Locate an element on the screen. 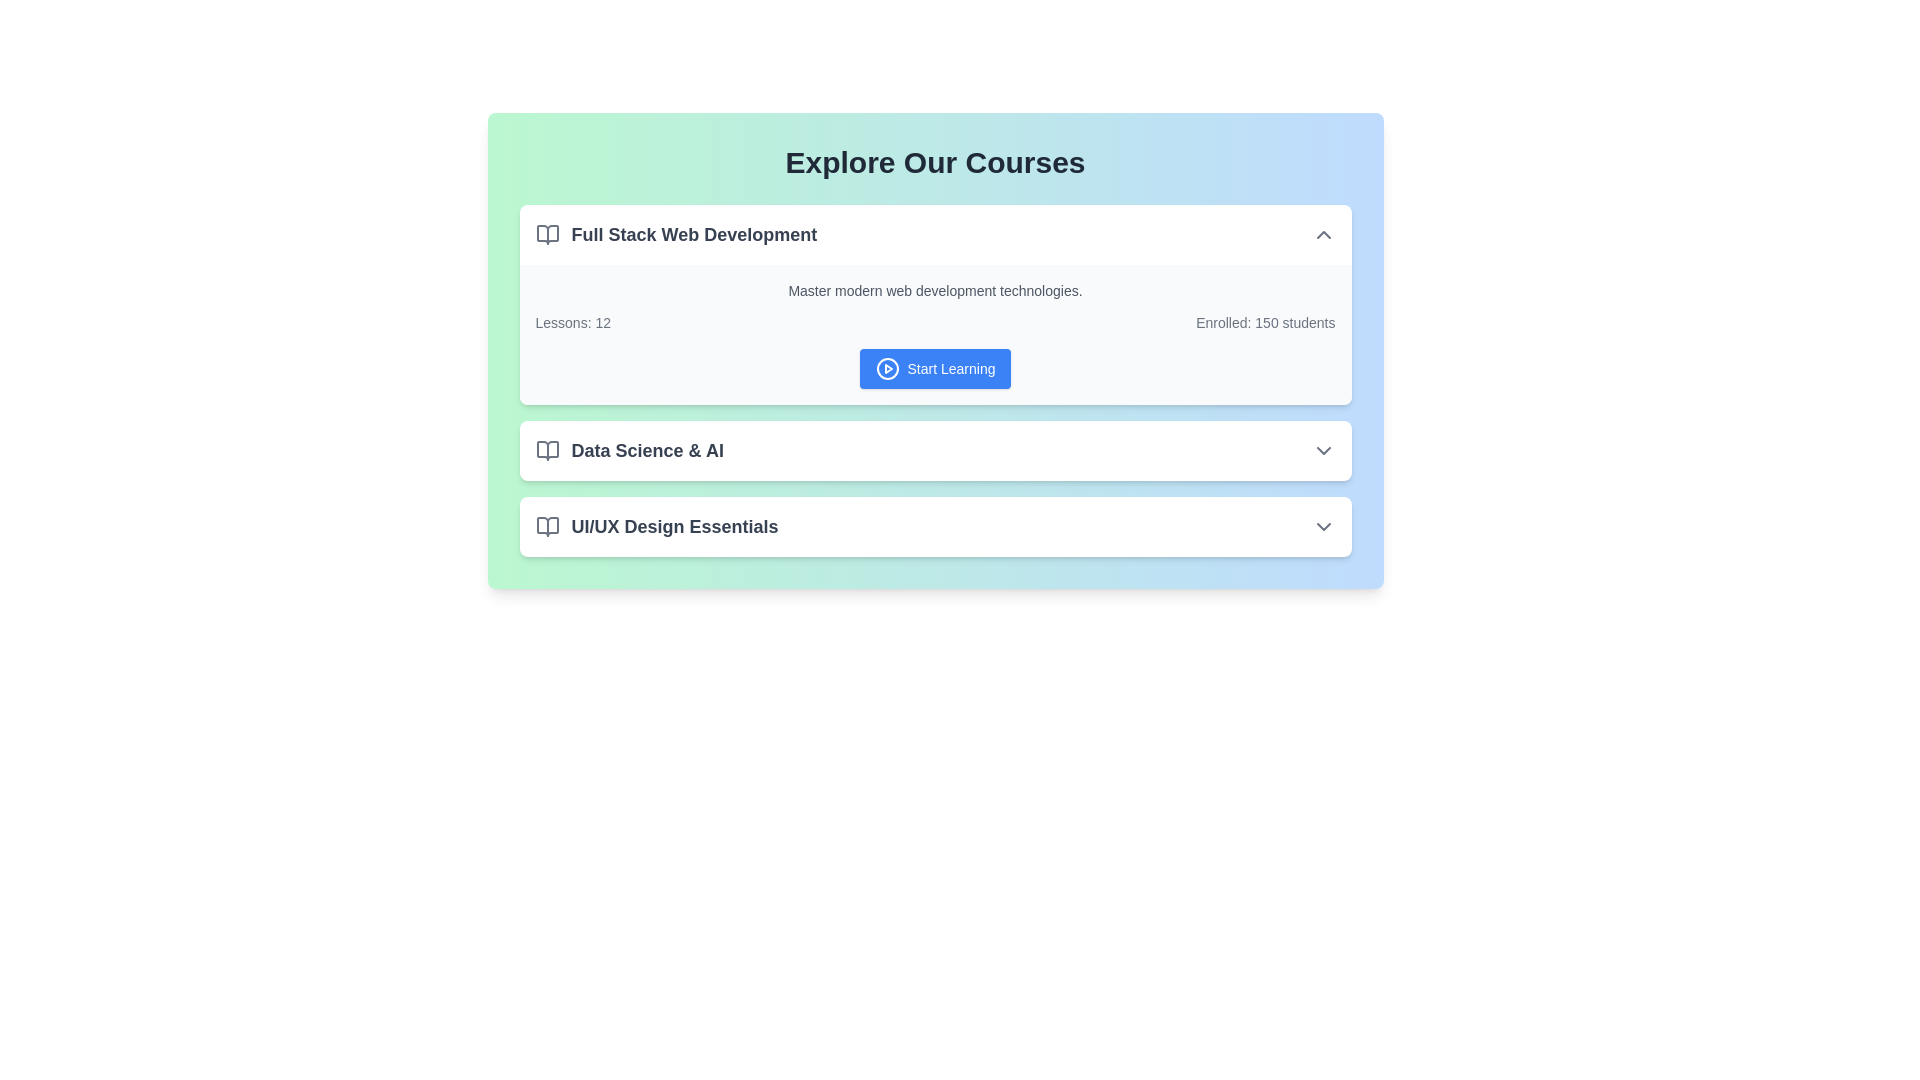 The height and width of the screenshot is (1080, 1920). the text label displaying 'Full Stack Web Development' if it serves as a link is located at coordinates (676, 234).